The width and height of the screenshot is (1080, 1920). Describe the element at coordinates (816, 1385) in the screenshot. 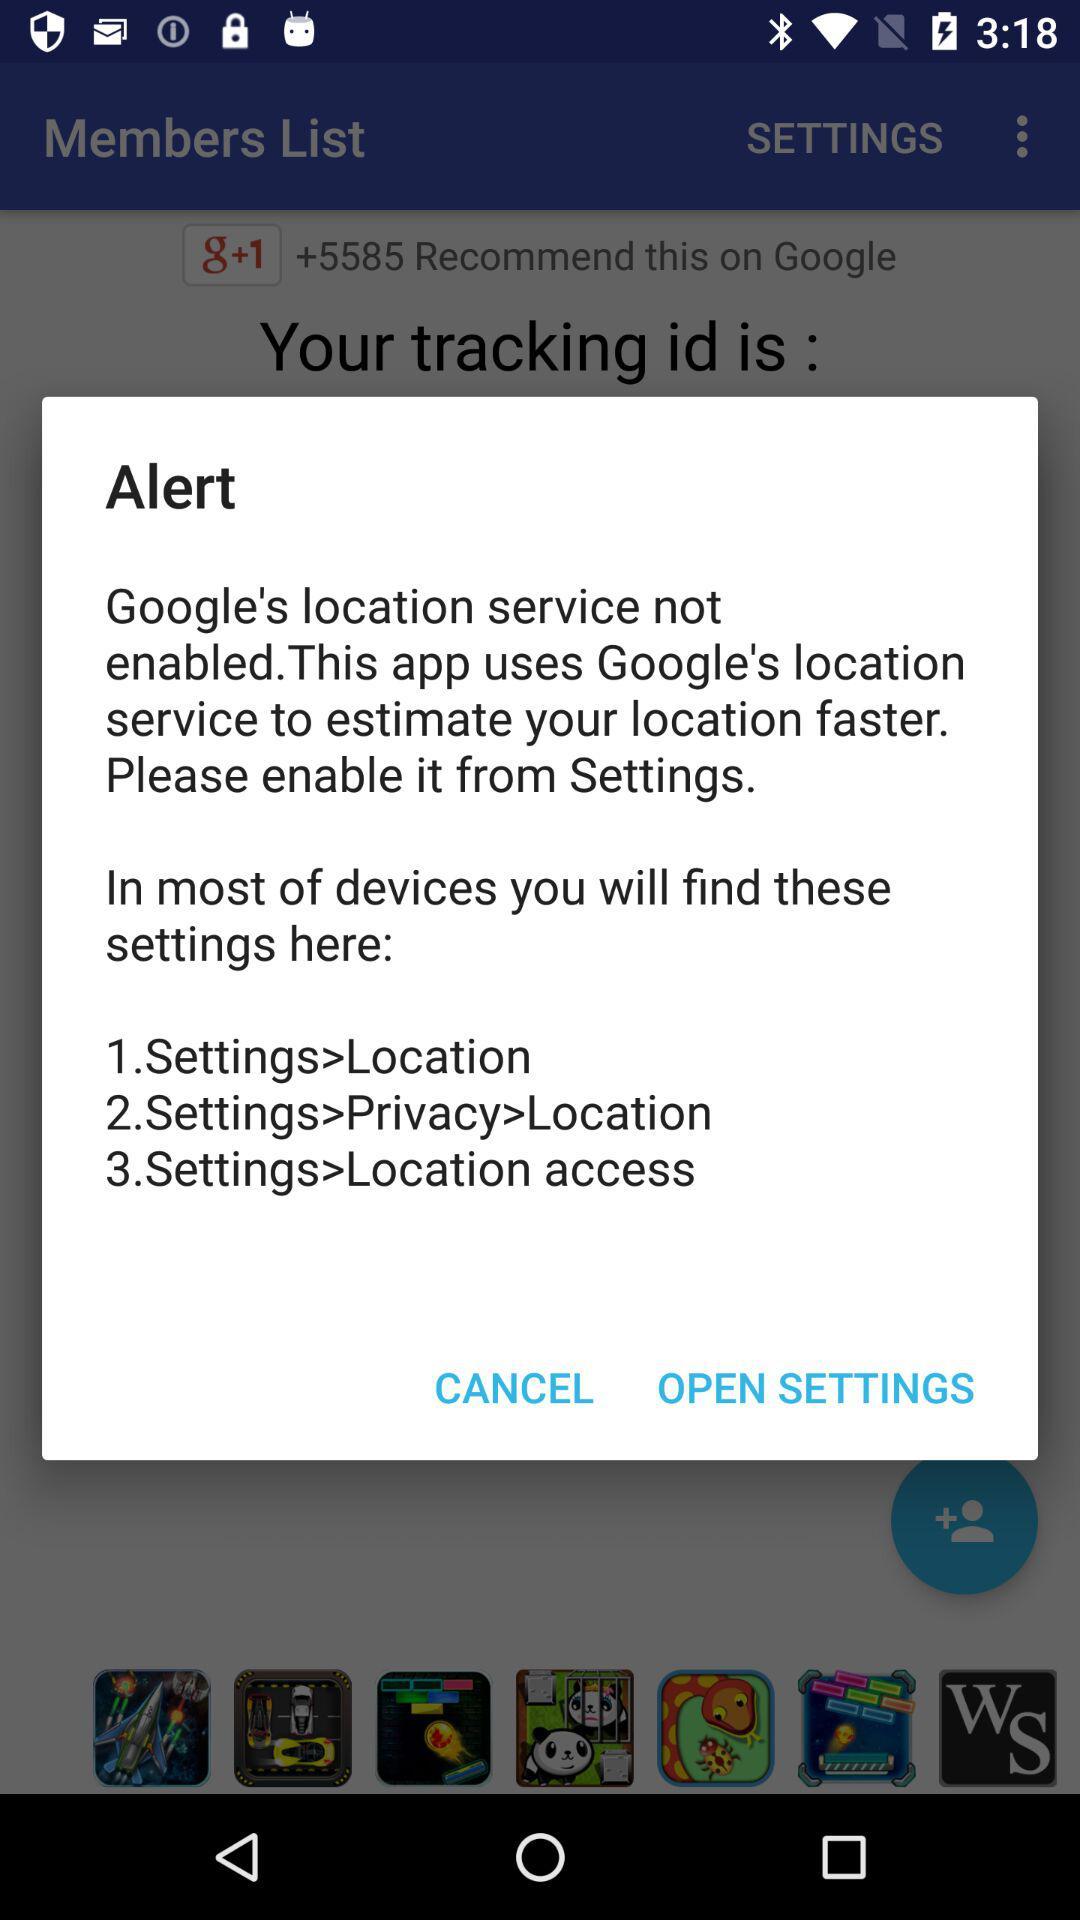

I see `the item next to the cancel` at that location.